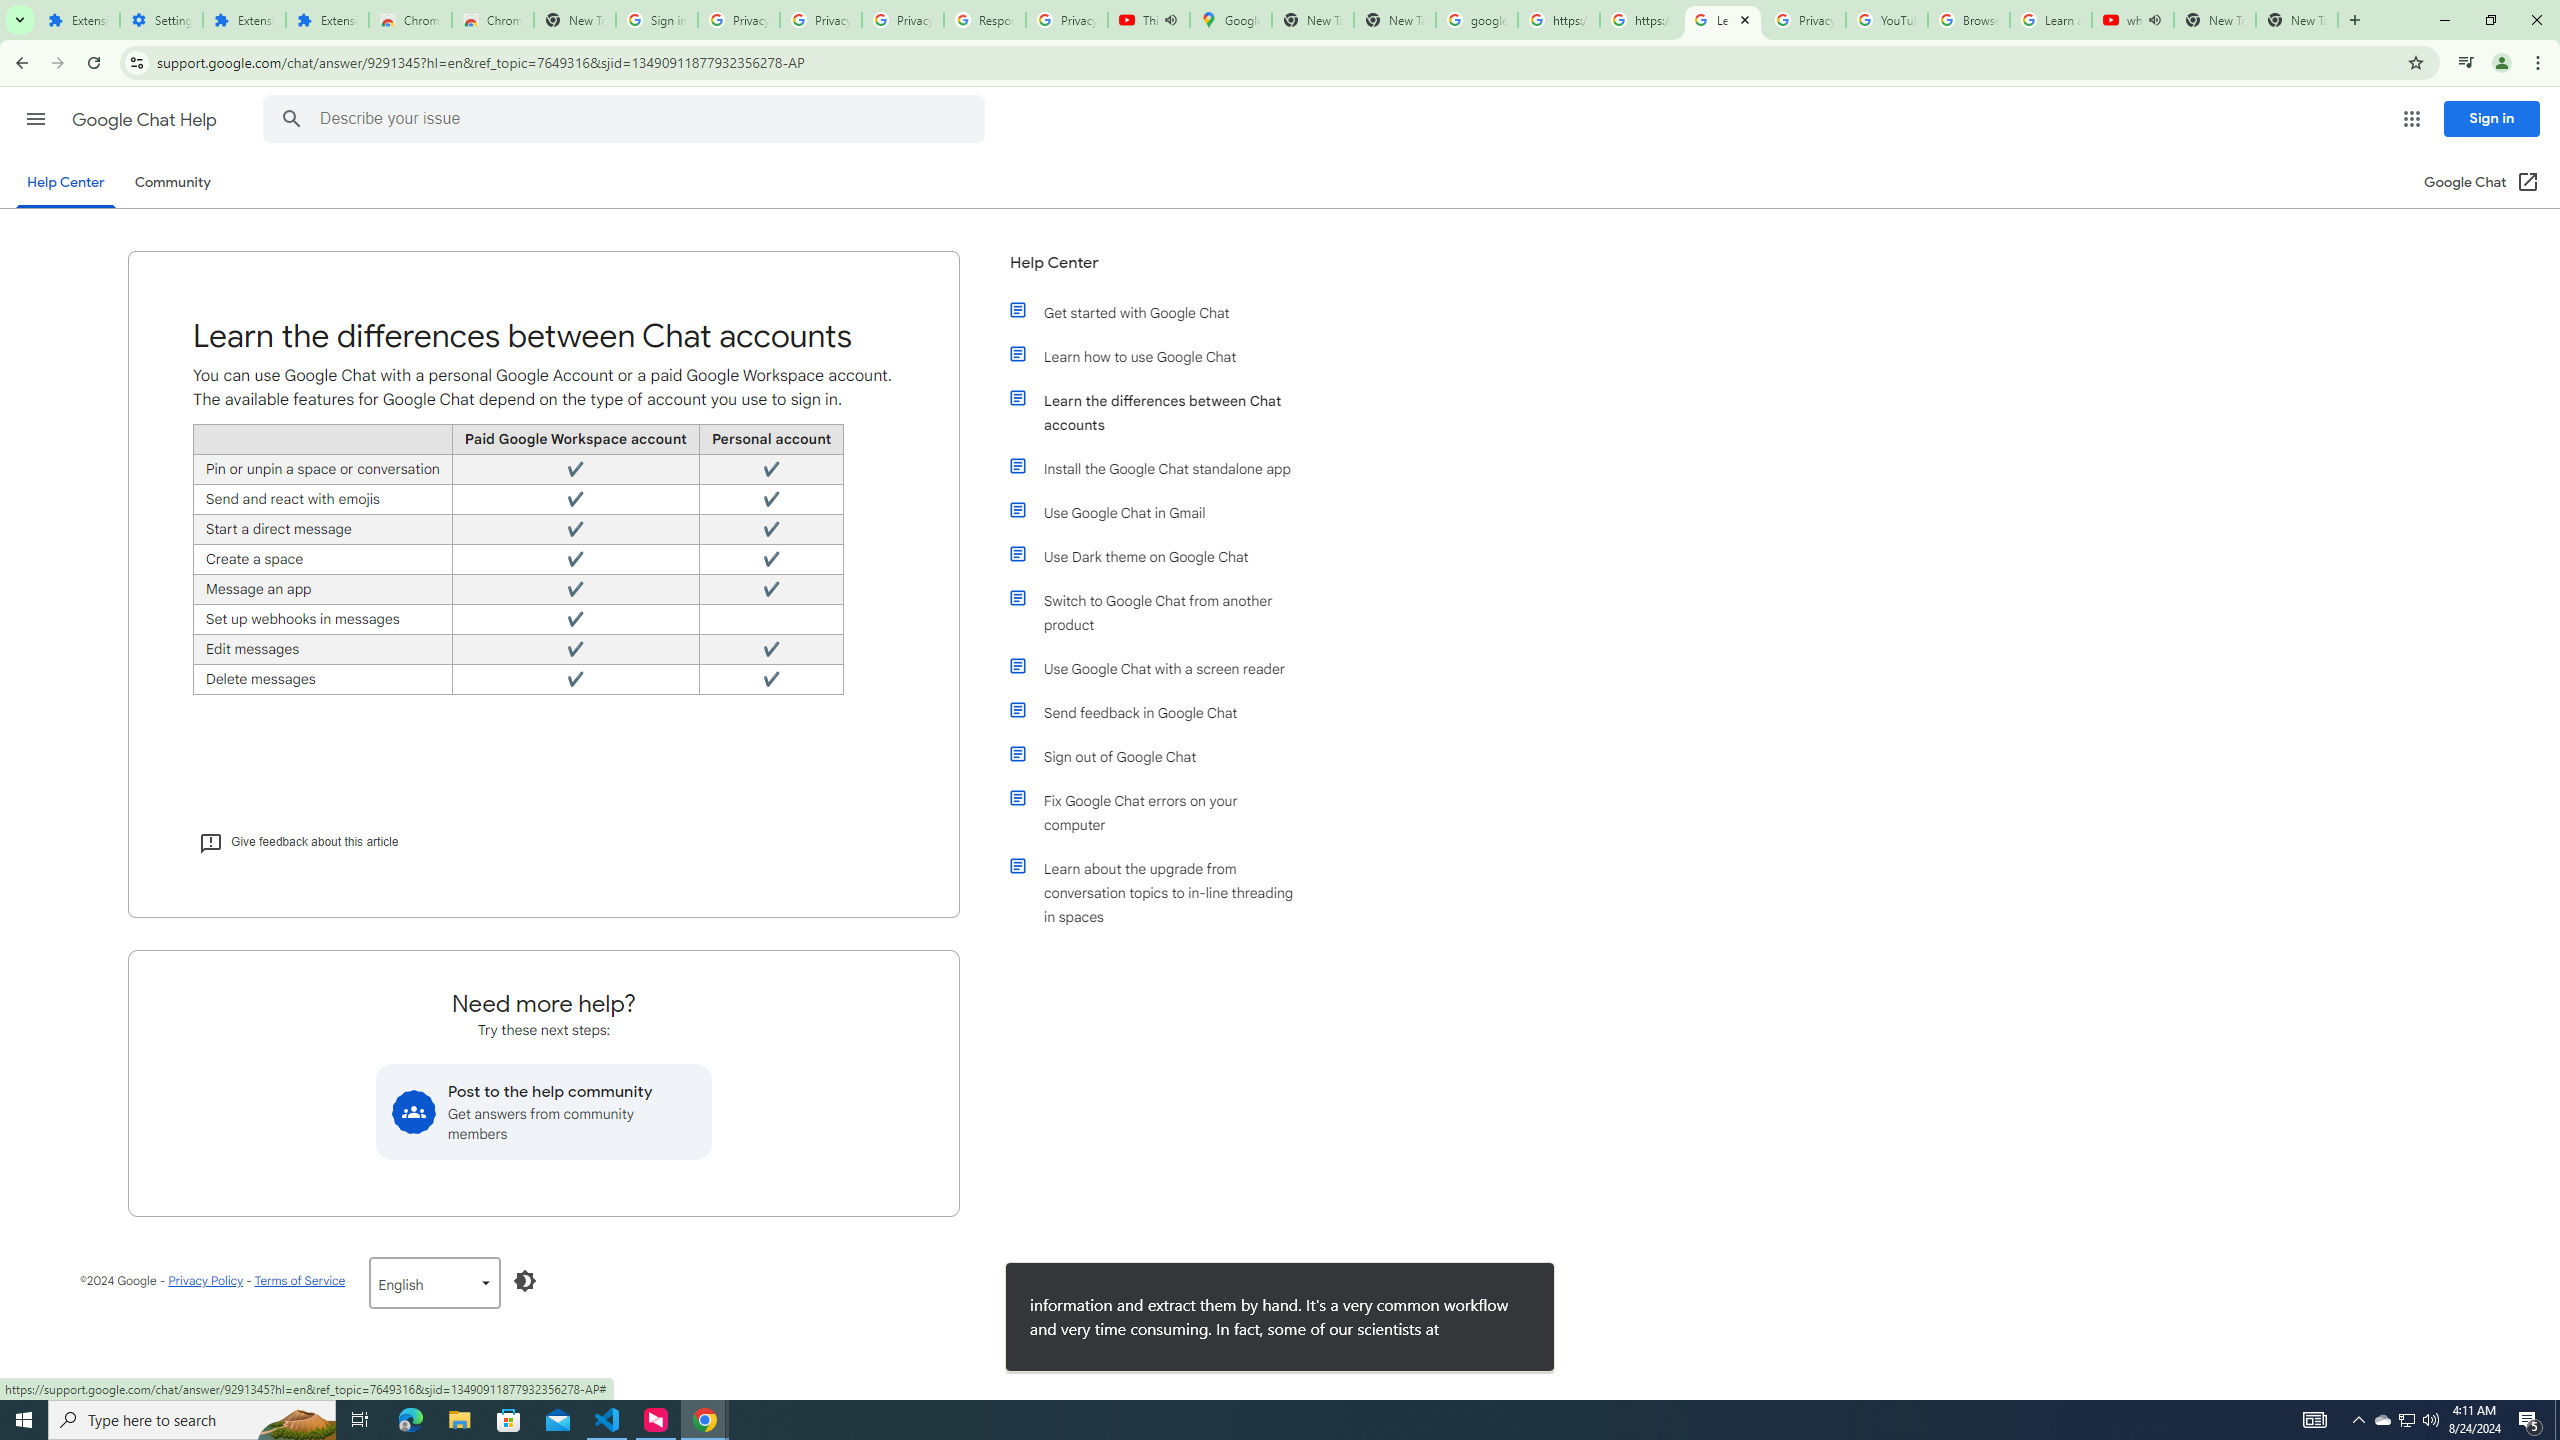  I want to click on 'Chrome Web Store - Themes', so click(492, 19).